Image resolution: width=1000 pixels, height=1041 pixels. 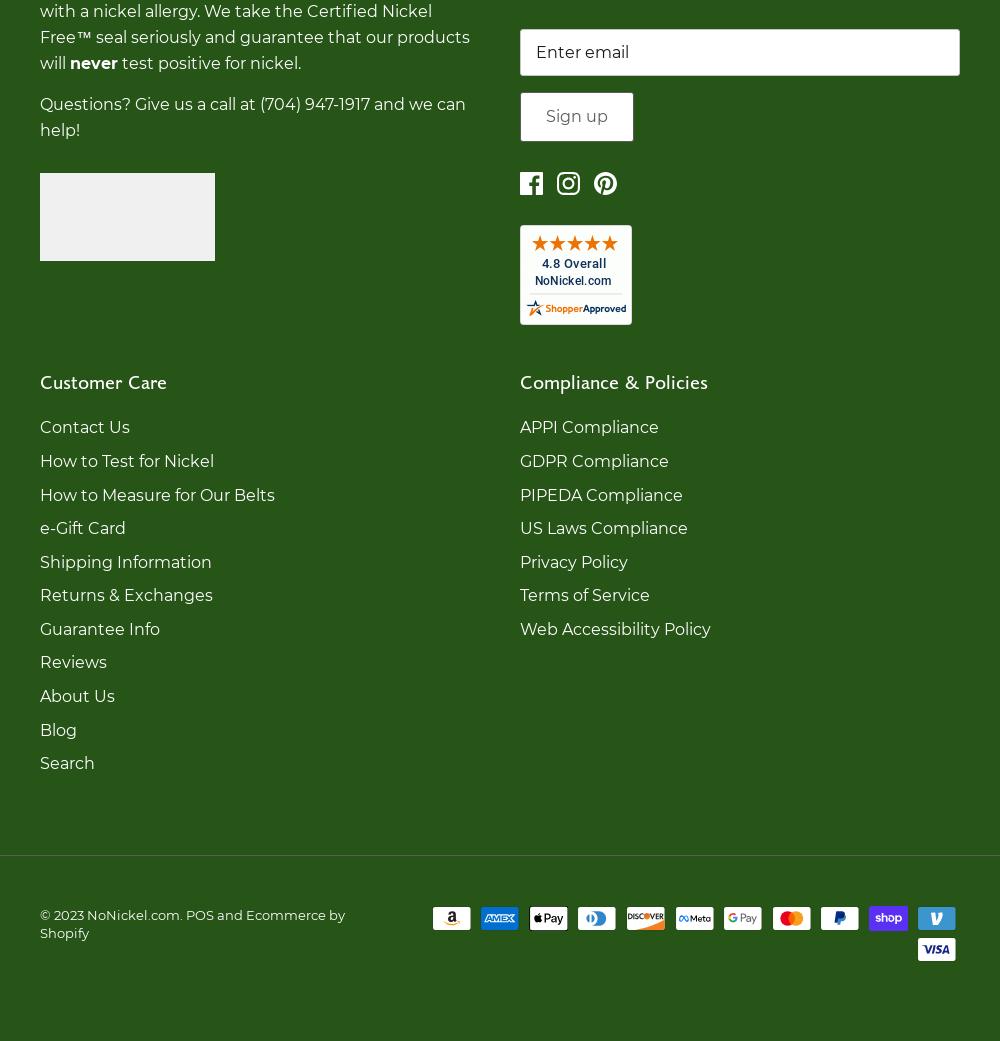 What do you see at coordinates (253, 117) in the screenshot?
I see `'Questions? Give us a call at (704) 947-1917 and we can help!'` at bounding box center [253, 117].